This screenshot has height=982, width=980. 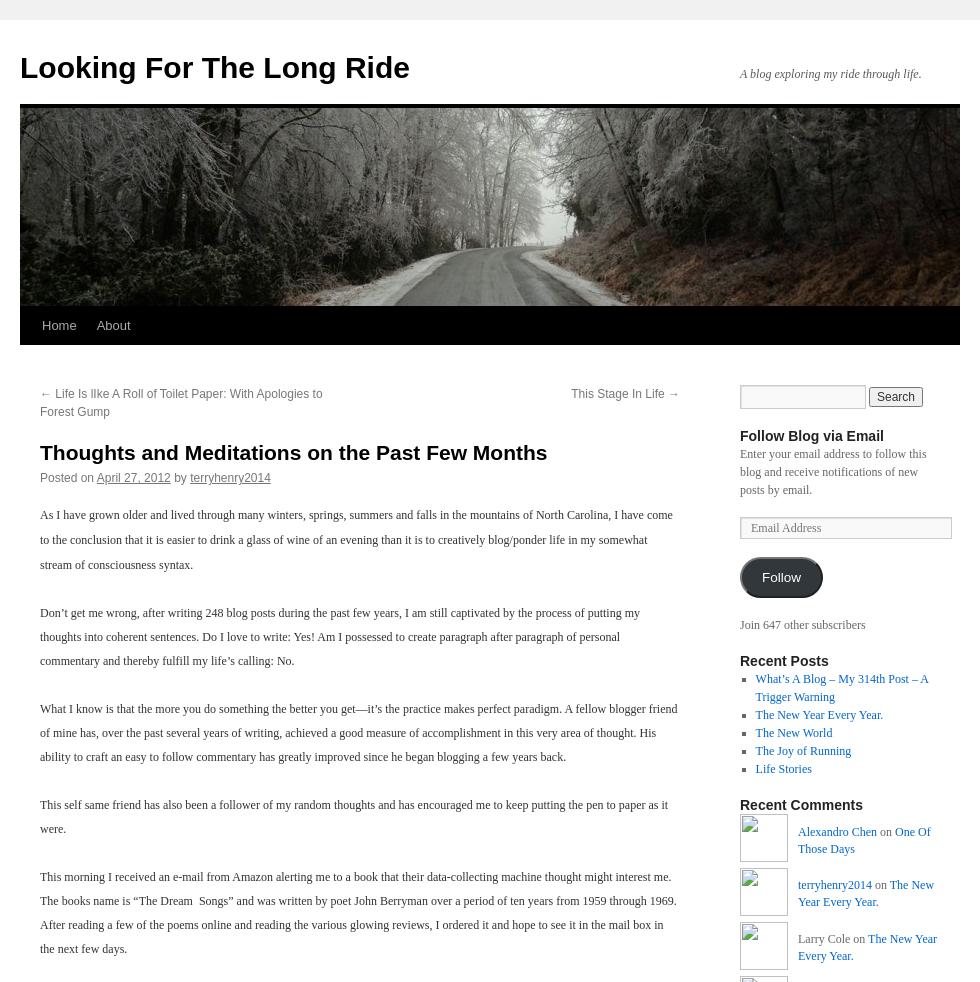 I want to click on 'Follow', so click(x=780, y=576).